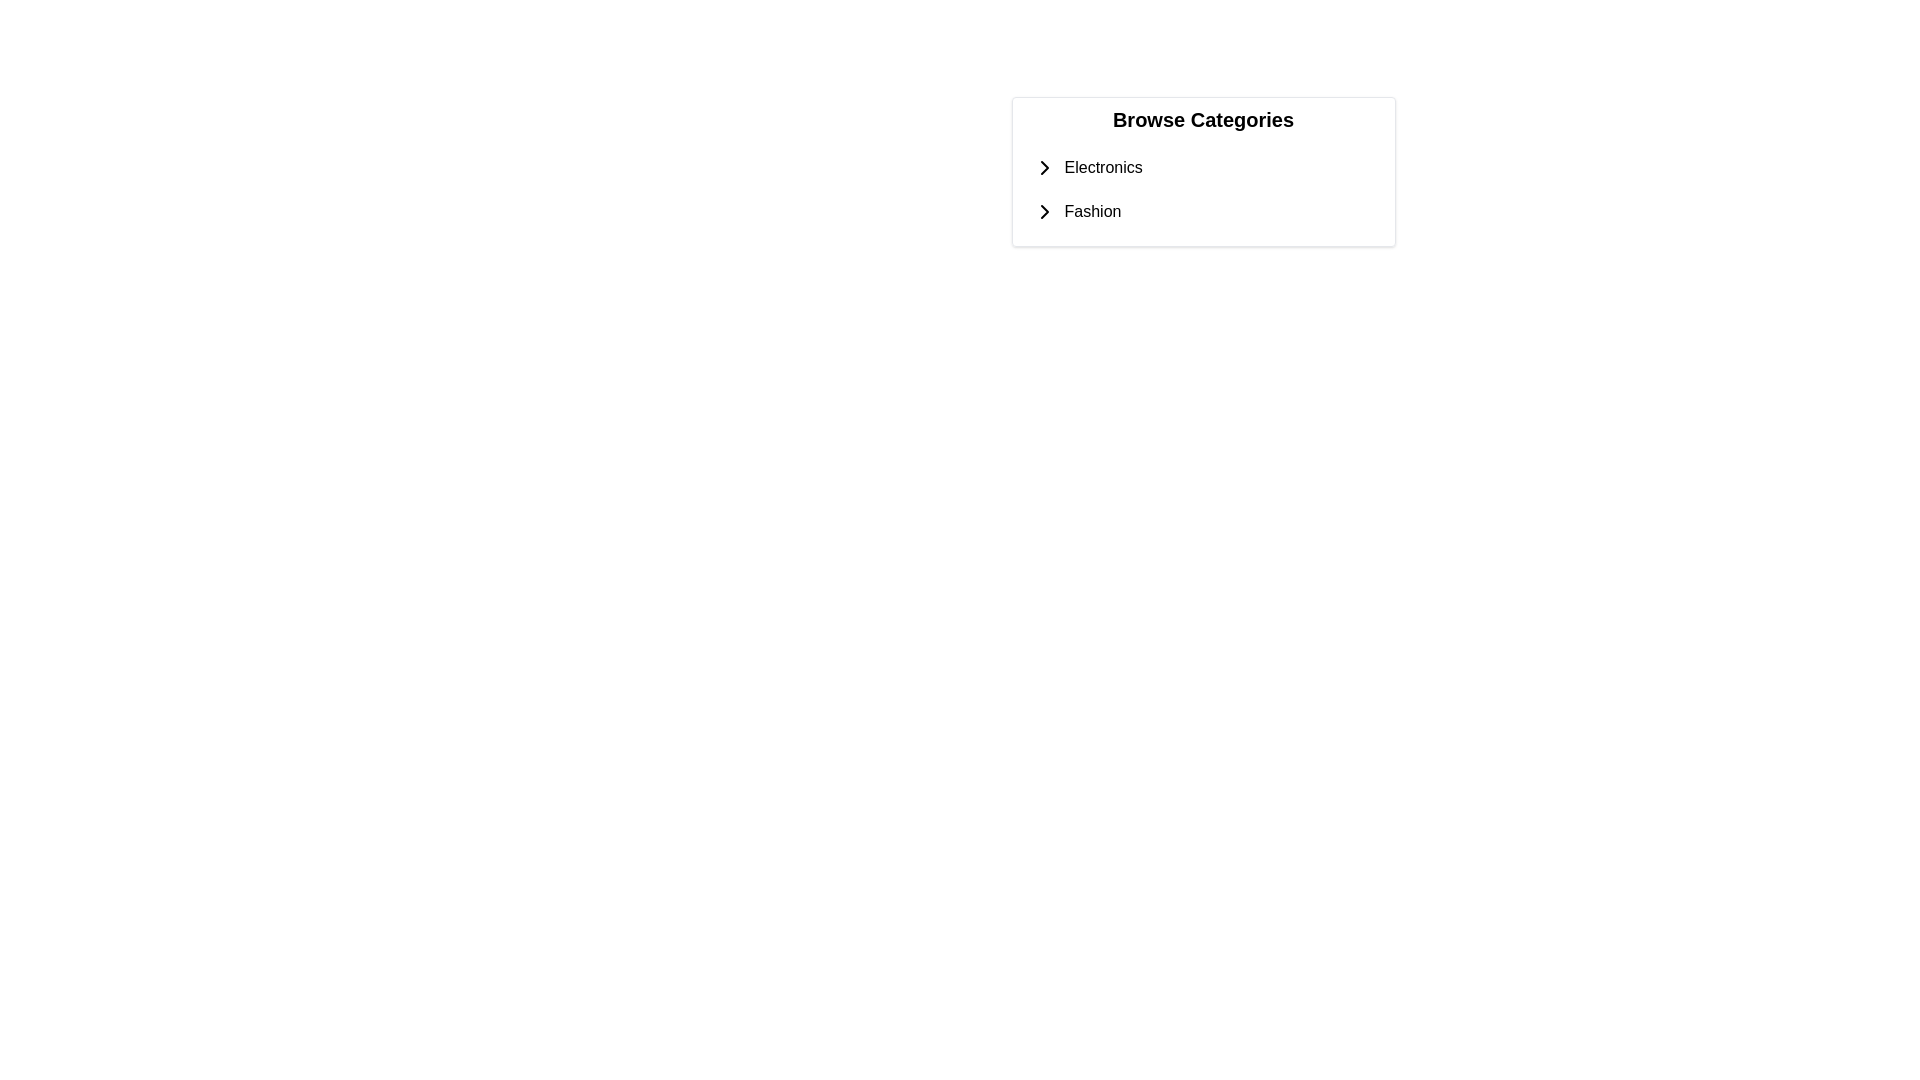 Image resolution: width=1920 pixels, height=1080 pixels. I want to click on the rightward-pointing chevron icon located on the left side of the 'Electronics' label, so click(1043, 167).